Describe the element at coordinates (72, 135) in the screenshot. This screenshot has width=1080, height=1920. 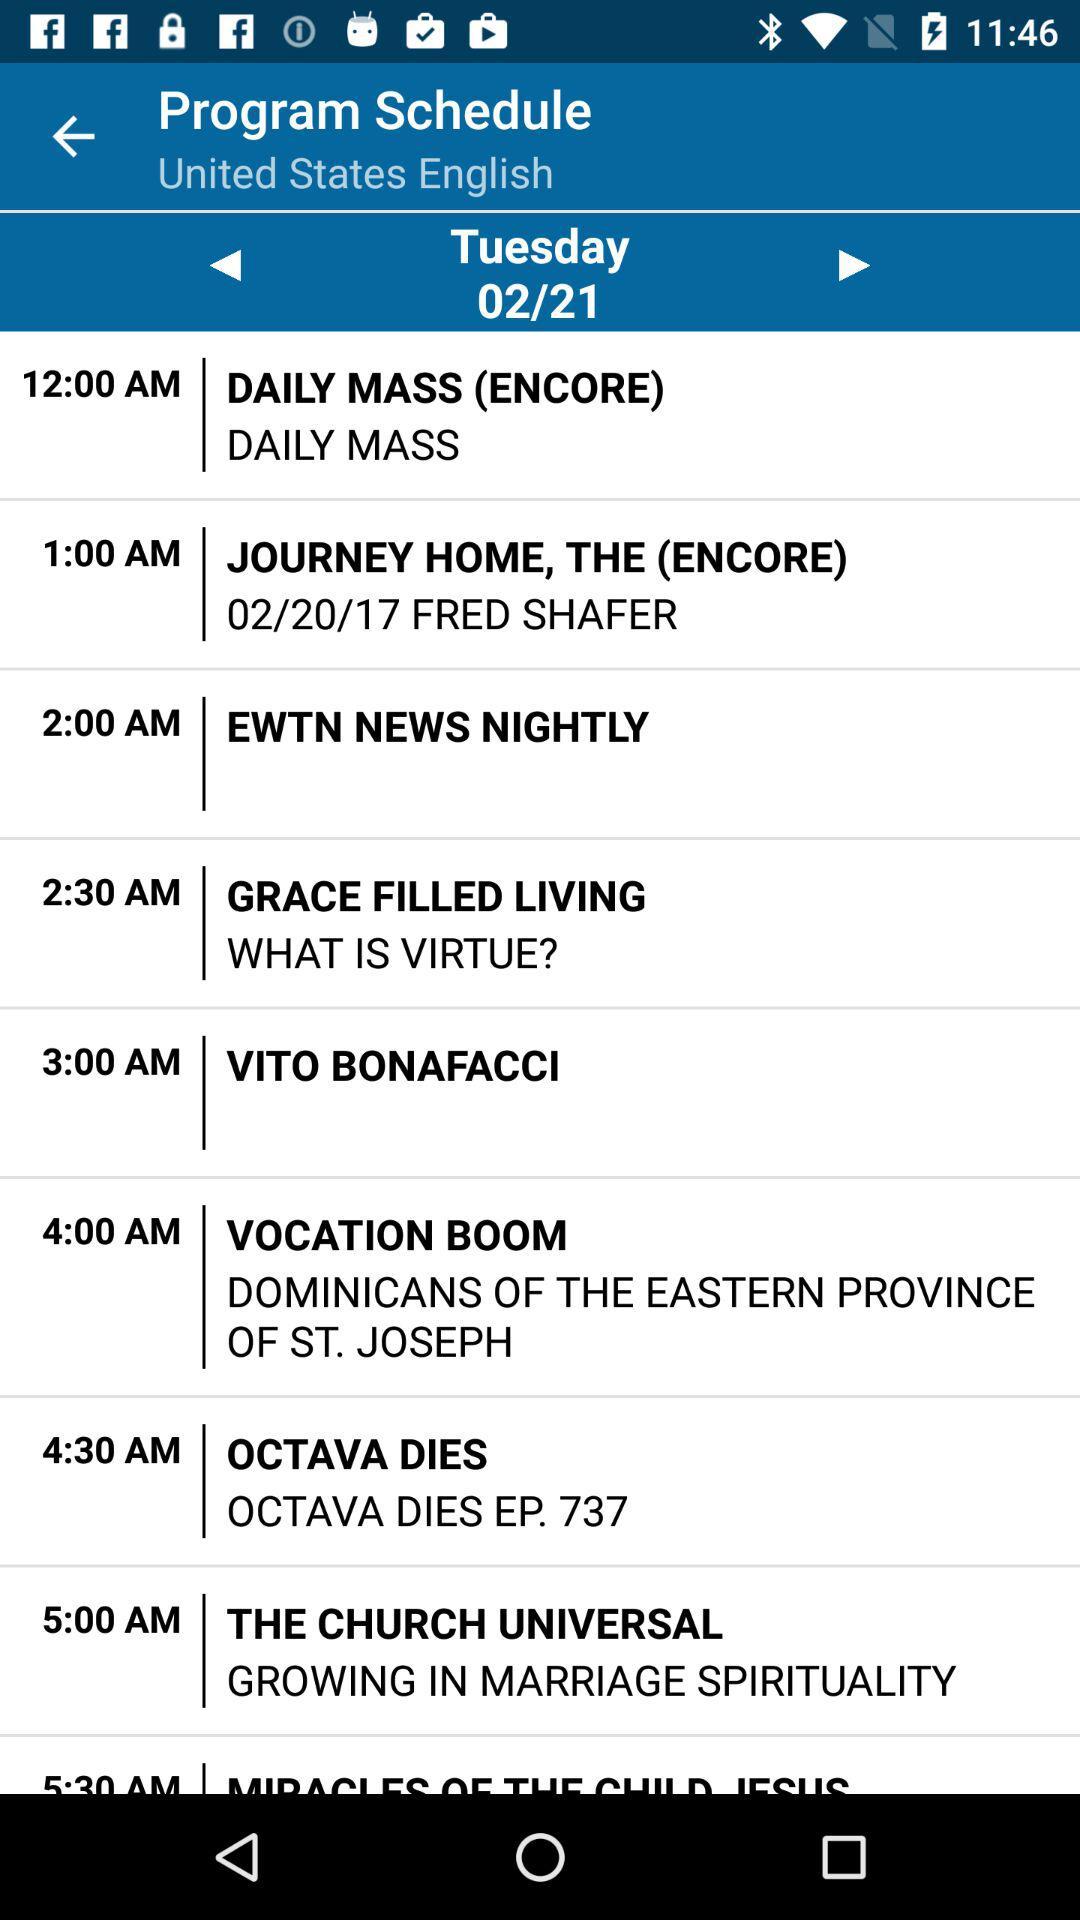
I see `the app to the left of program schedule item` at that location.